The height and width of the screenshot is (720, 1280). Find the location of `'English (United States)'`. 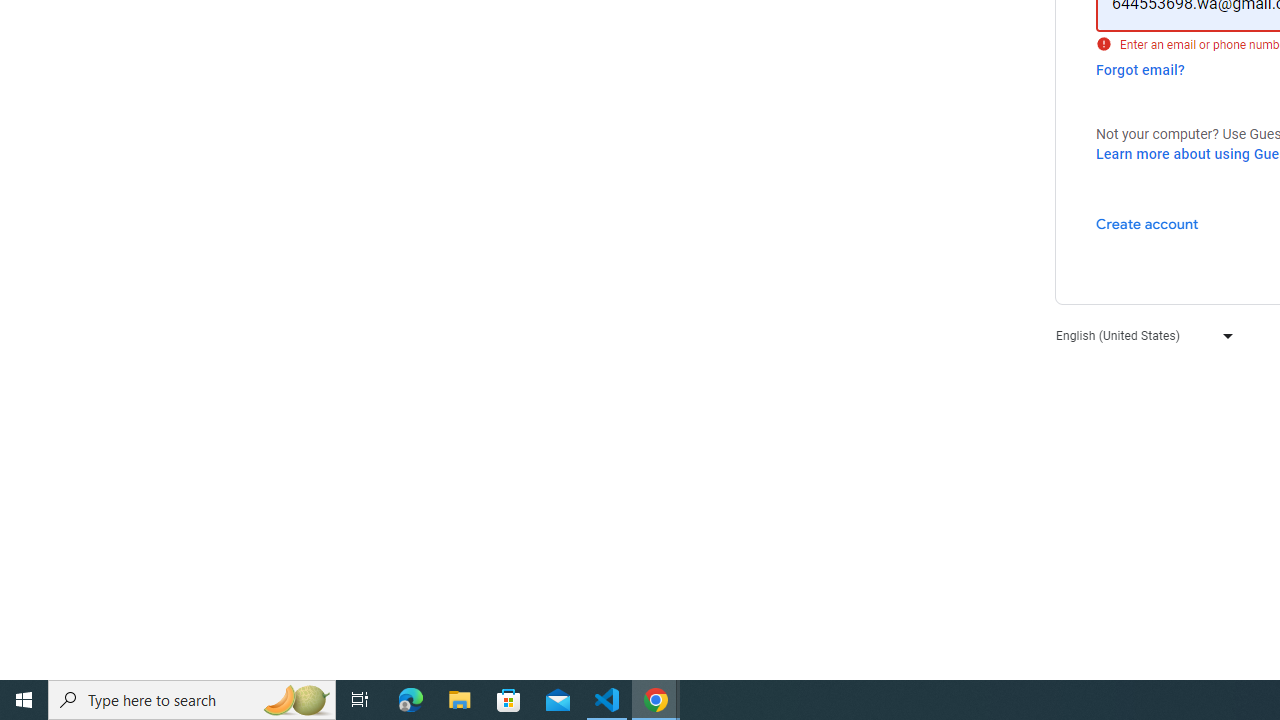

'English (United States)' is located at coordinates (1139, 334).